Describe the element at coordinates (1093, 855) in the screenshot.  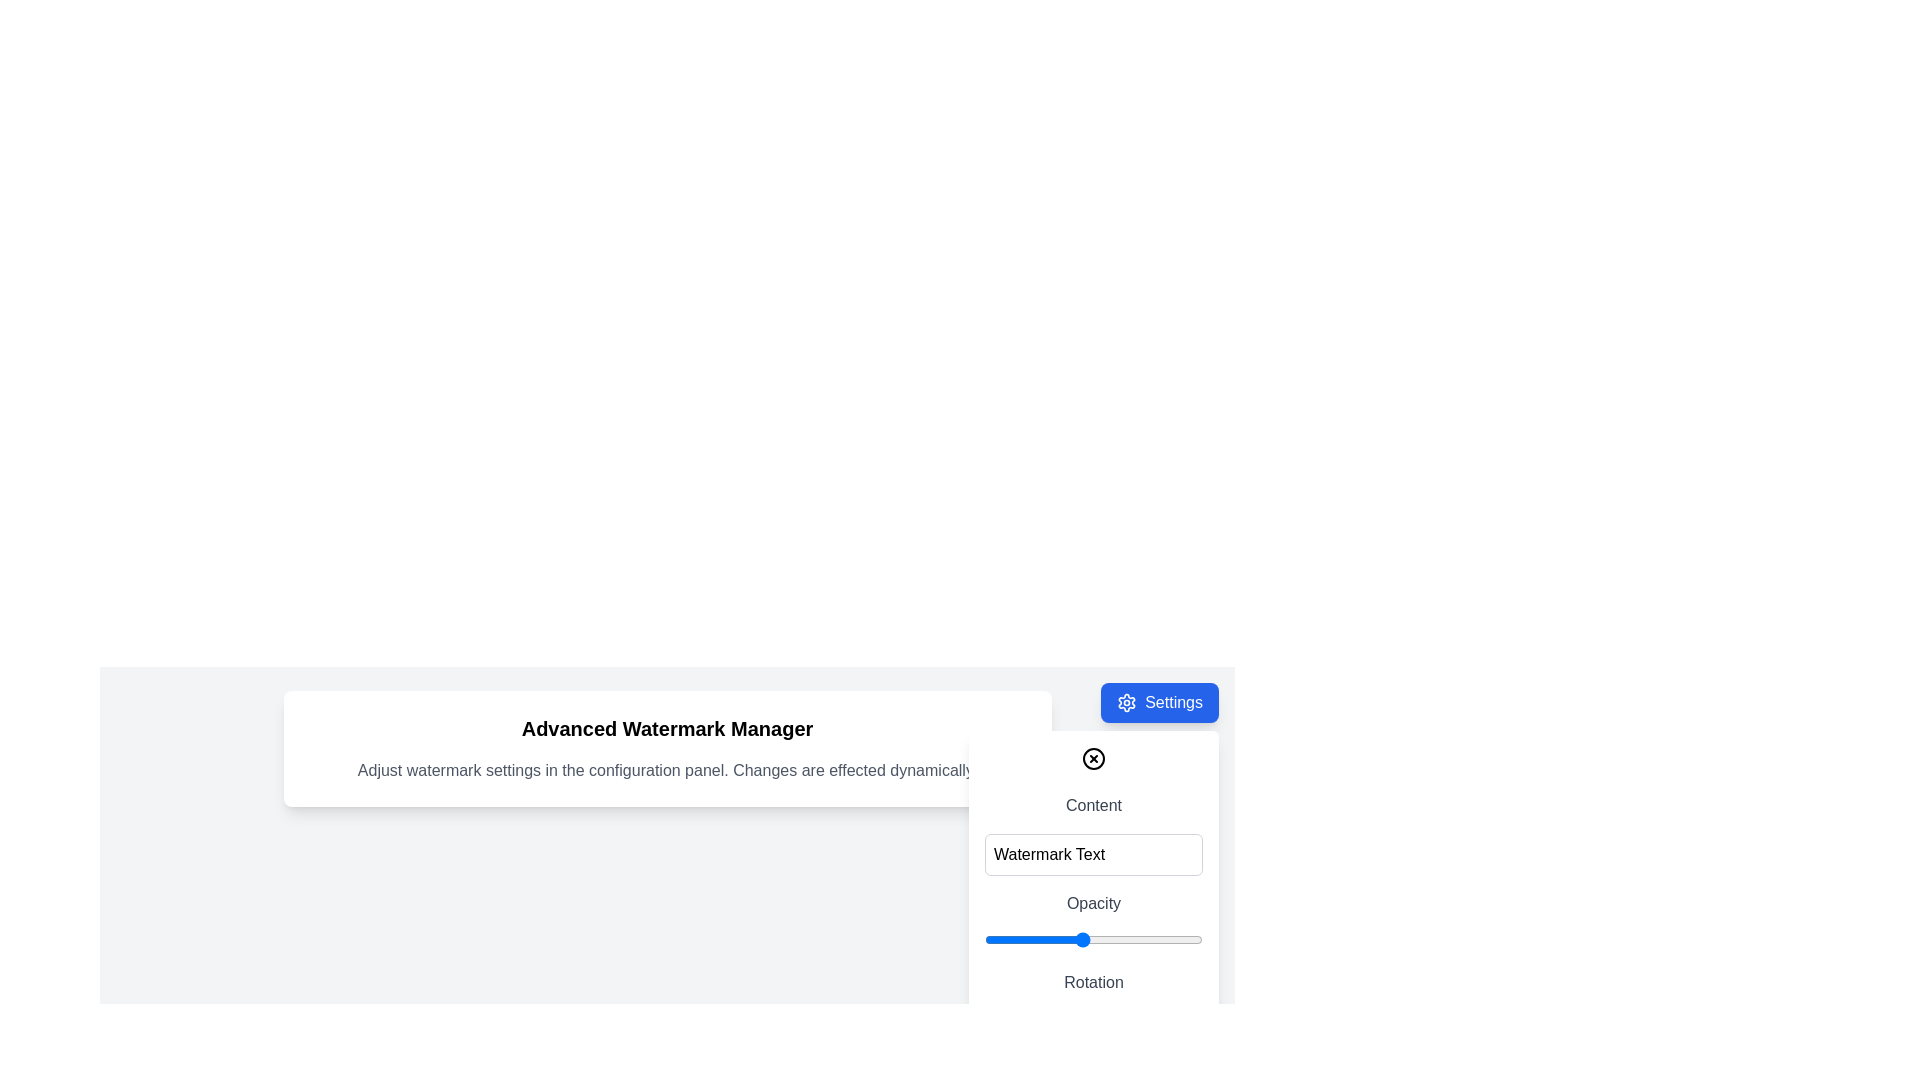
I see `the text input box located in the settings panel, which is positioned below the 'Content' label and above the 'Opacity' label, to focus it` at that location.